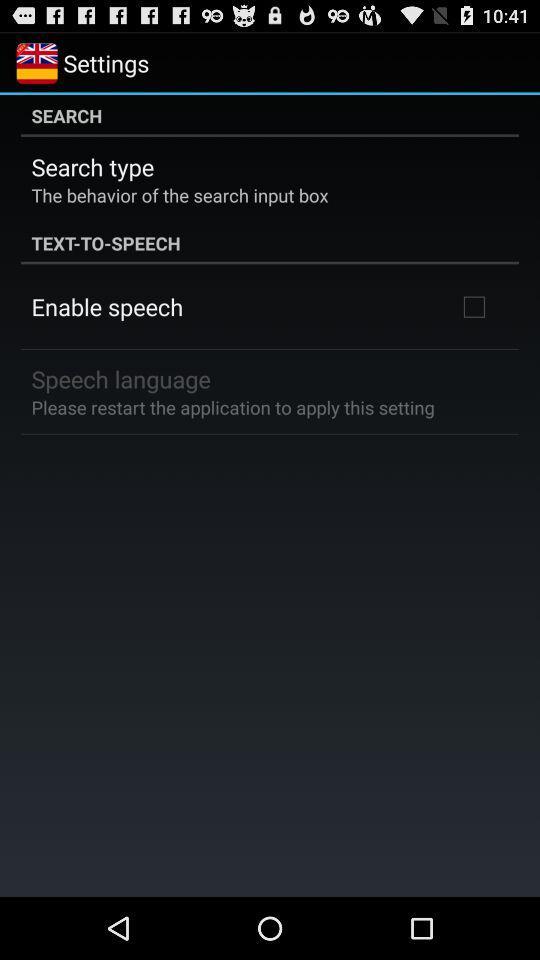  Describe the element at coordinates (473, 306) in the screenshot. I see `the app to the right of the enable speech icon` at that location.